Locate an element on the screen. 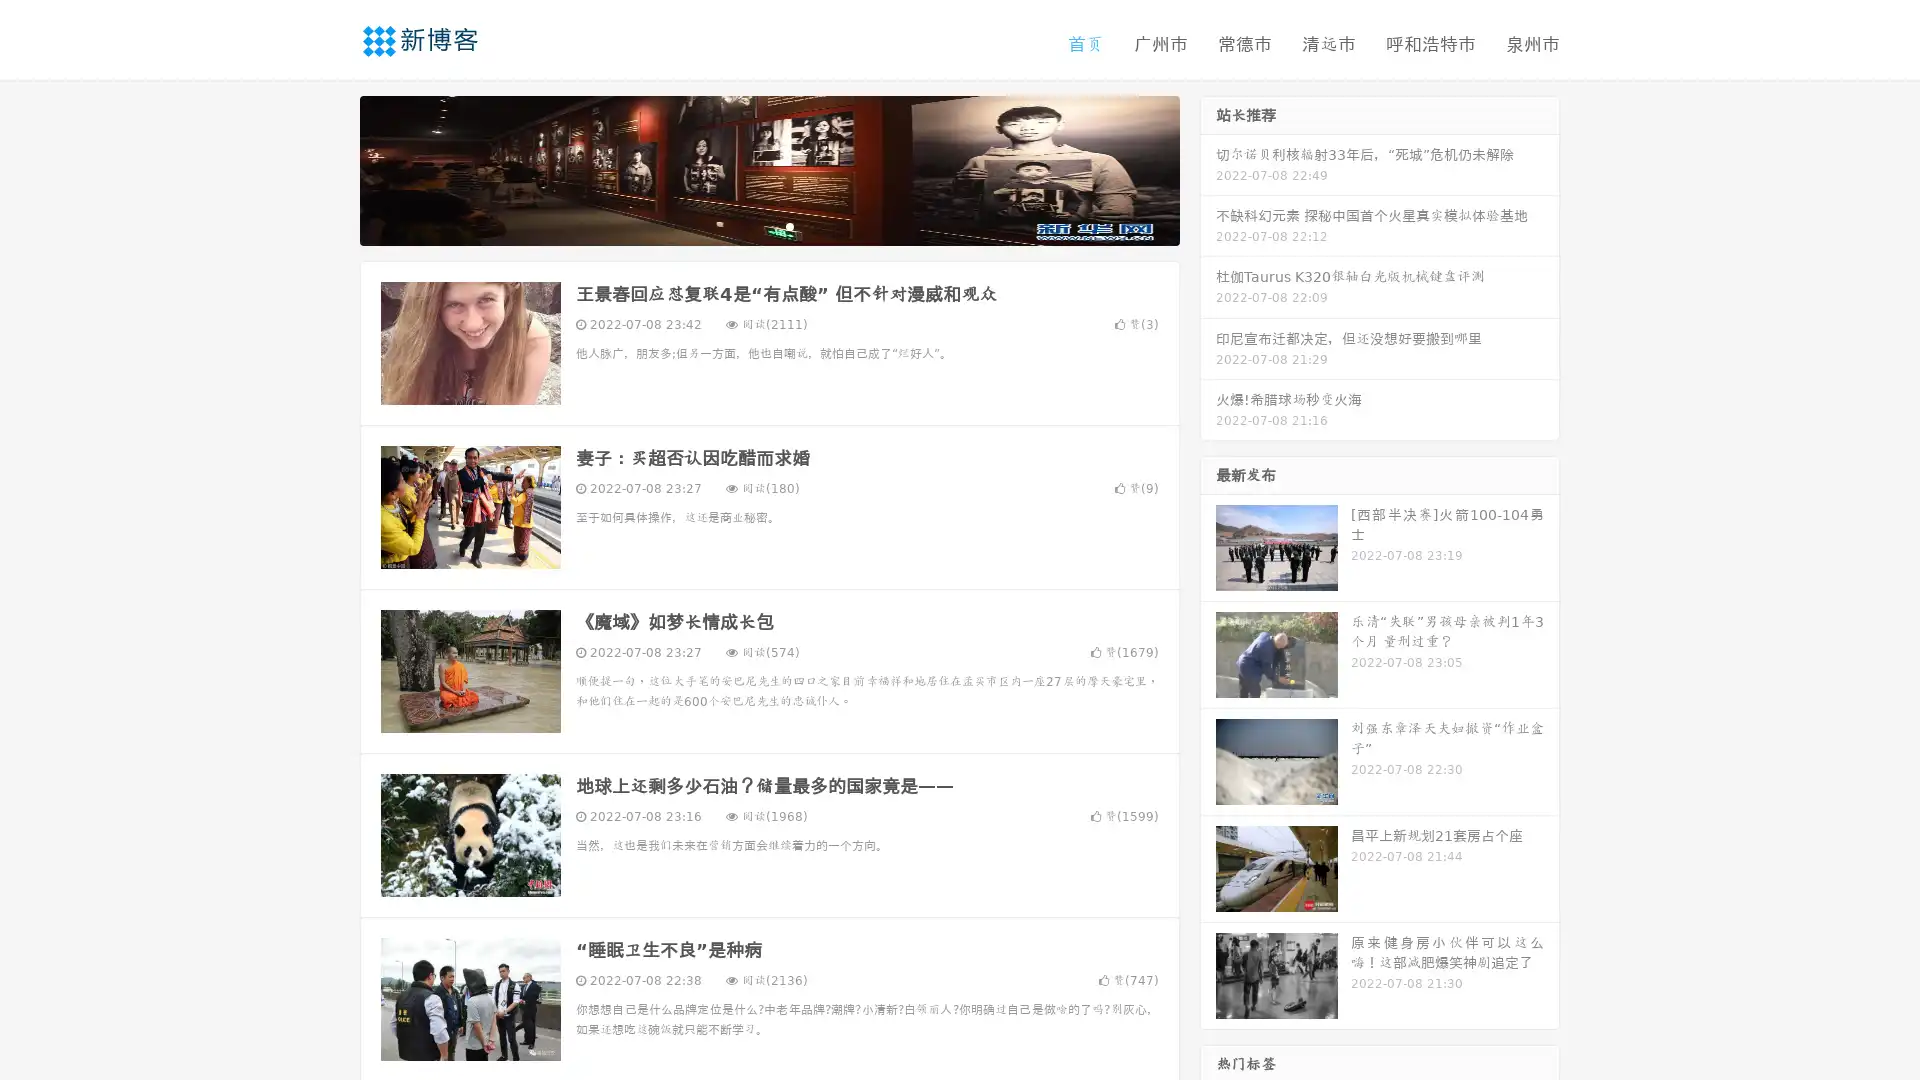 This screenshot has width=1920, height=1080. Next slide is located at coordinates (1208, 168).